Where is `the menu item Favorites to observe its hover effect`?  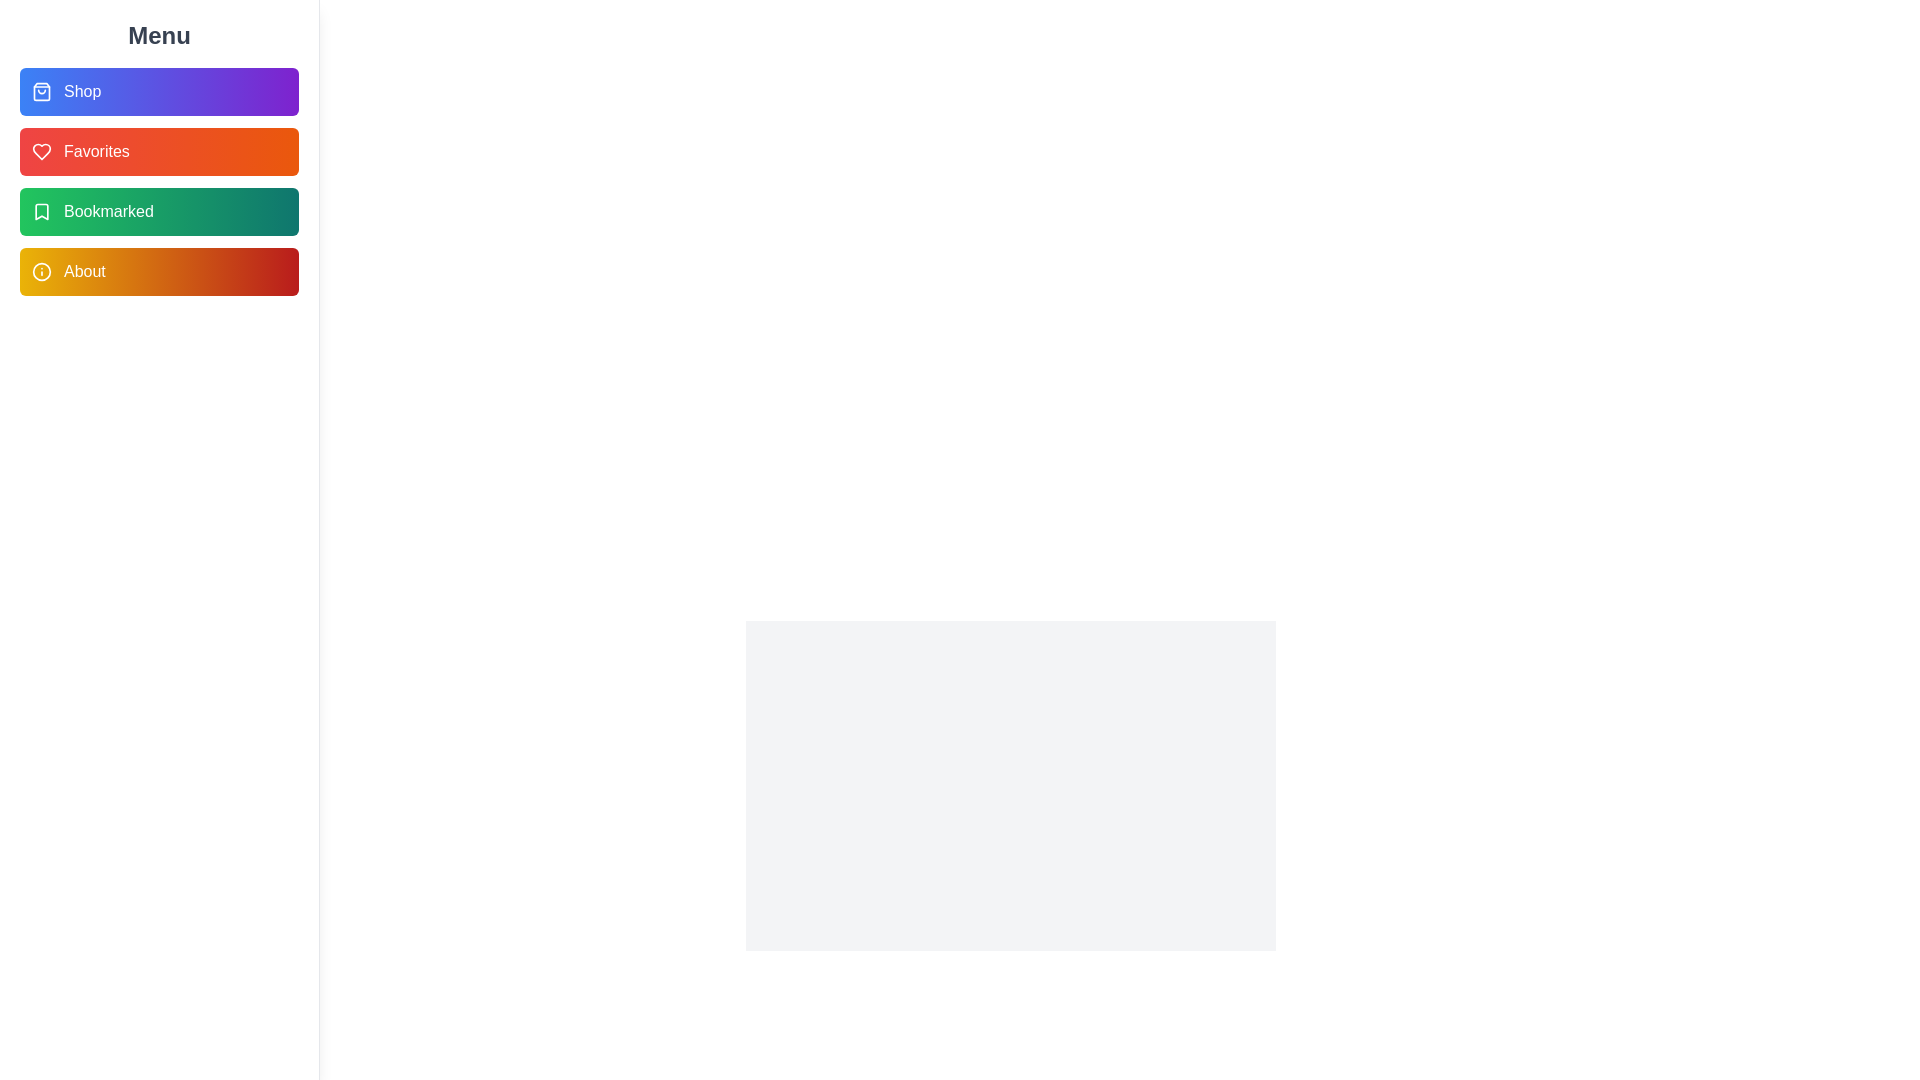
the menu item Favorites to observe its hover effect is located at coordinates (158, 150).